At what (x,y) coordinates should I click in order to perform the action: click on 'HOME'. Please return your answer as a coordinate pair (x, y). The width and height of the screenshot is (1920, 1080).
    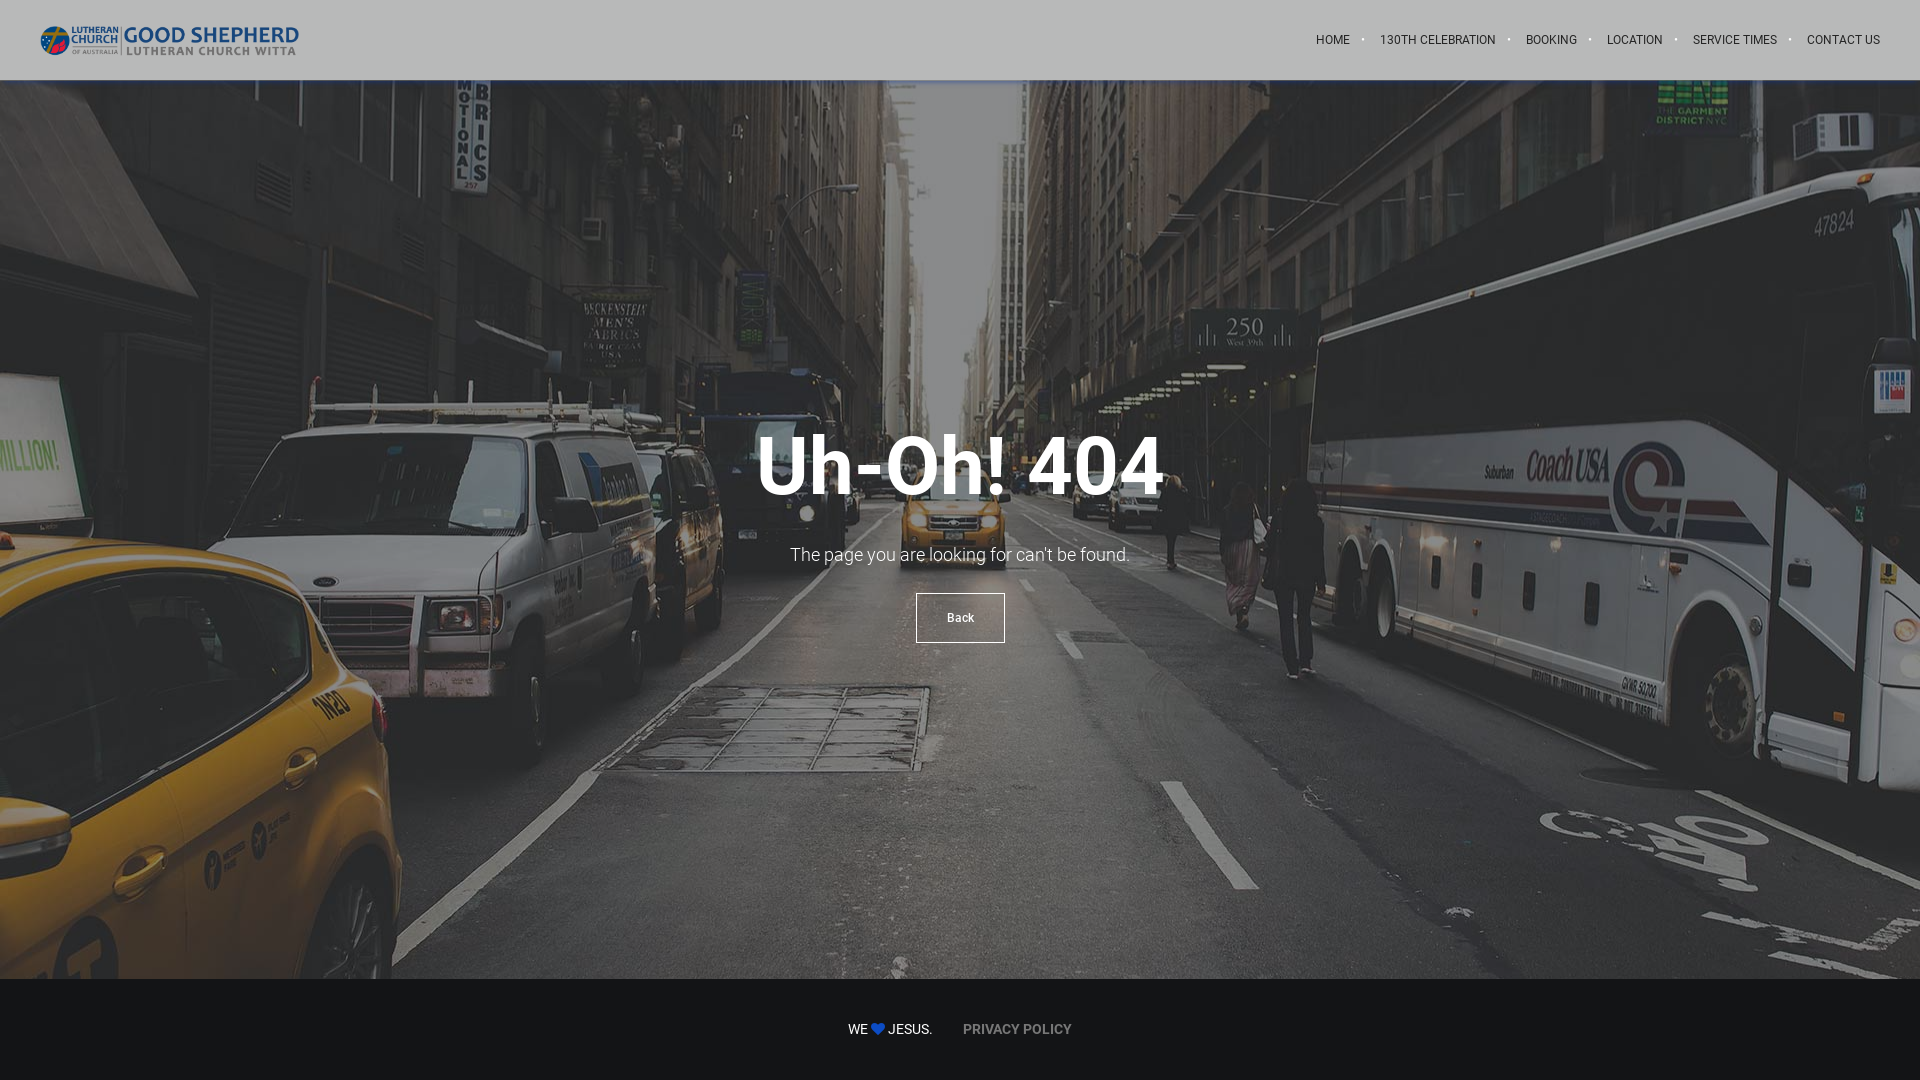
    Looking at the image, I should click on (1333, 39).